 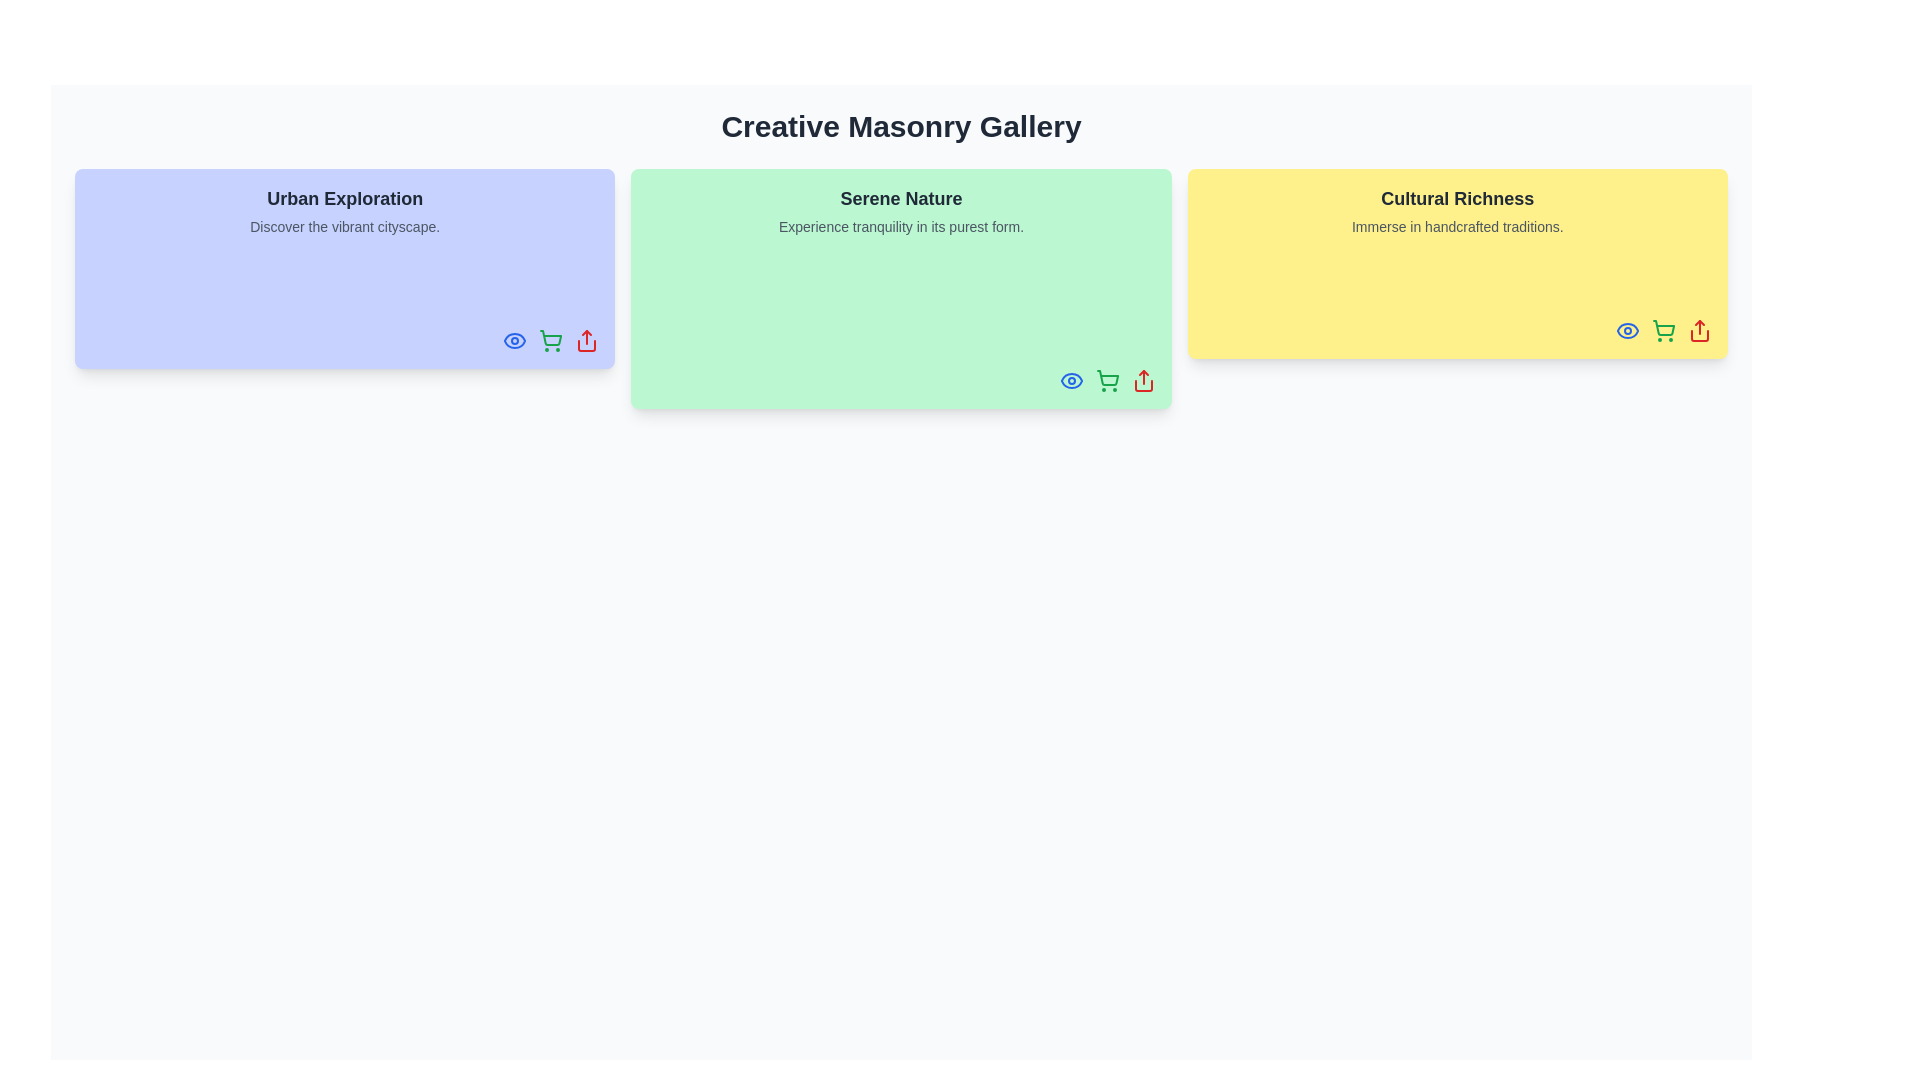 I want to click on the text heading 'Urban Exploration' displayed in bold, large font at the top of the leftmost card with a light blue background, so click(x=345, y=199).